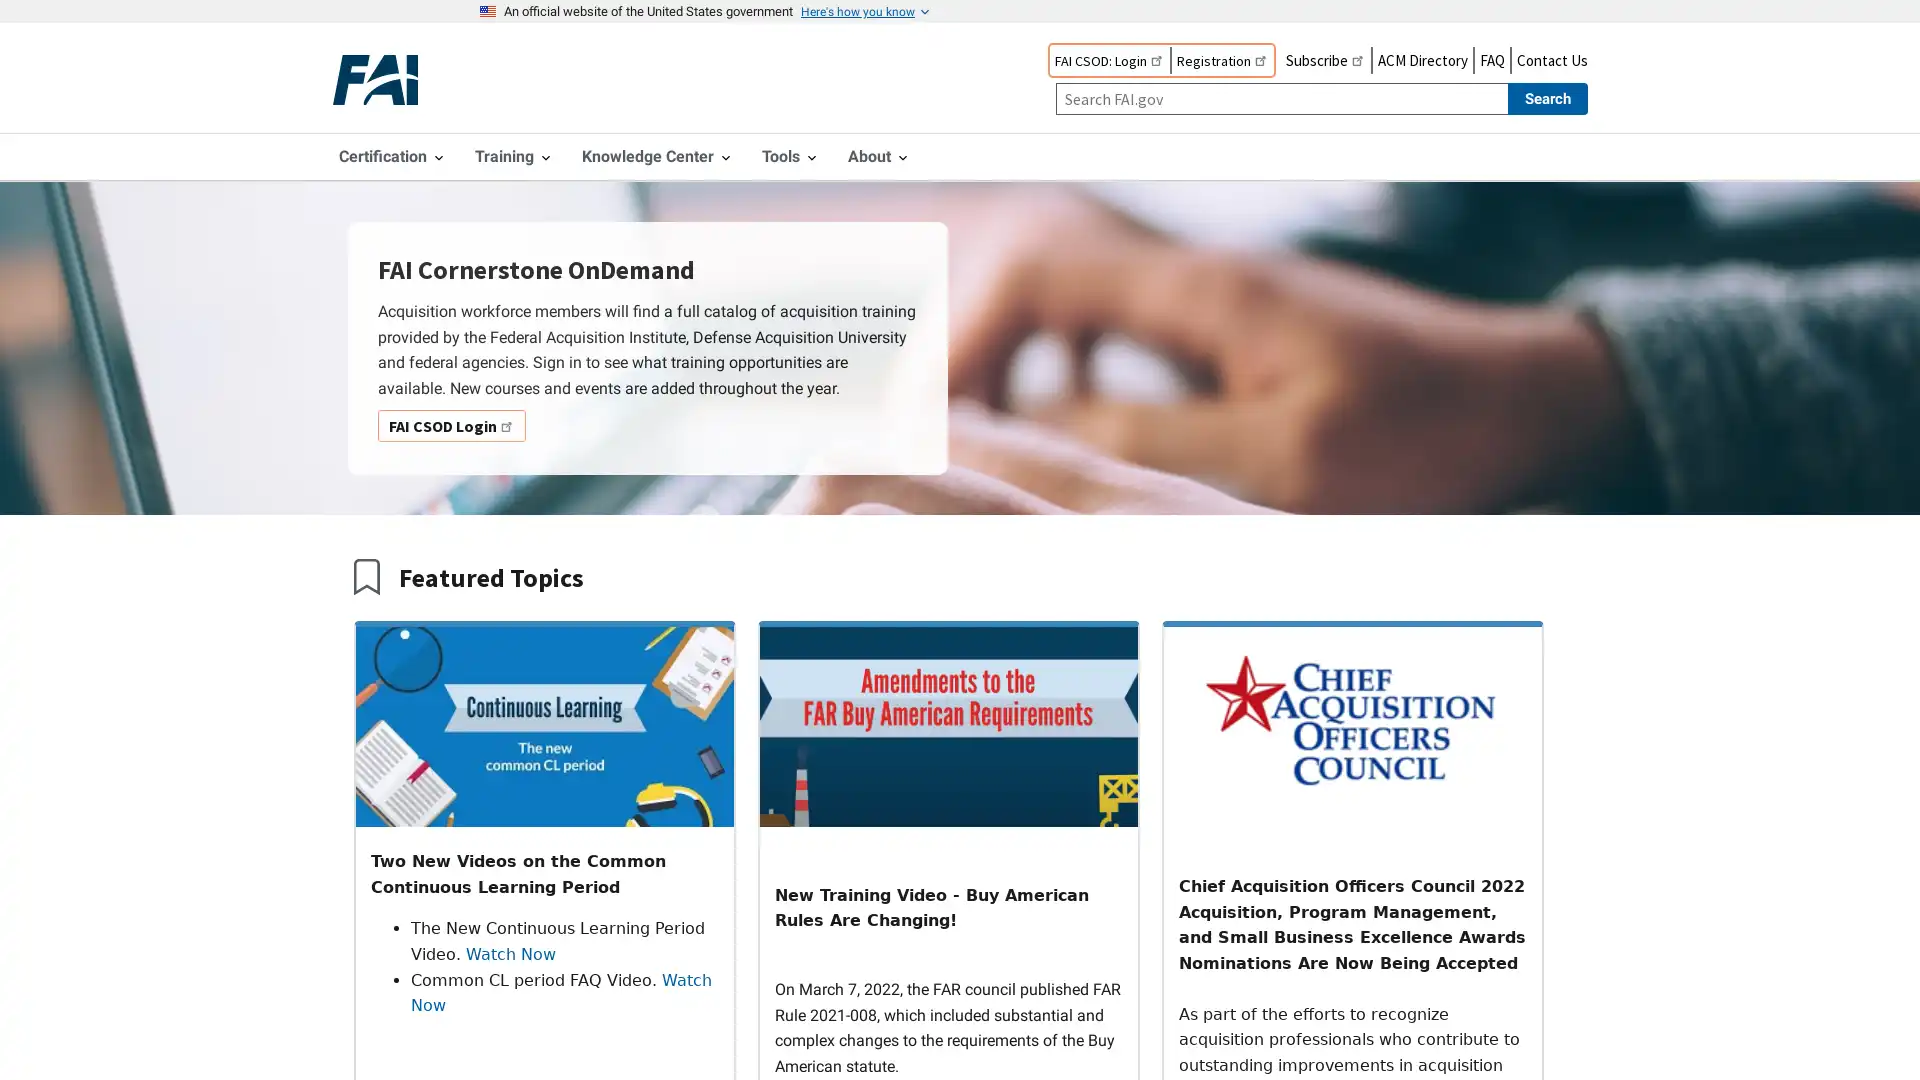  What do you see at coordinates (389, 155) in the screenshot?
I see `Certification` at bounding box center [389, 155].